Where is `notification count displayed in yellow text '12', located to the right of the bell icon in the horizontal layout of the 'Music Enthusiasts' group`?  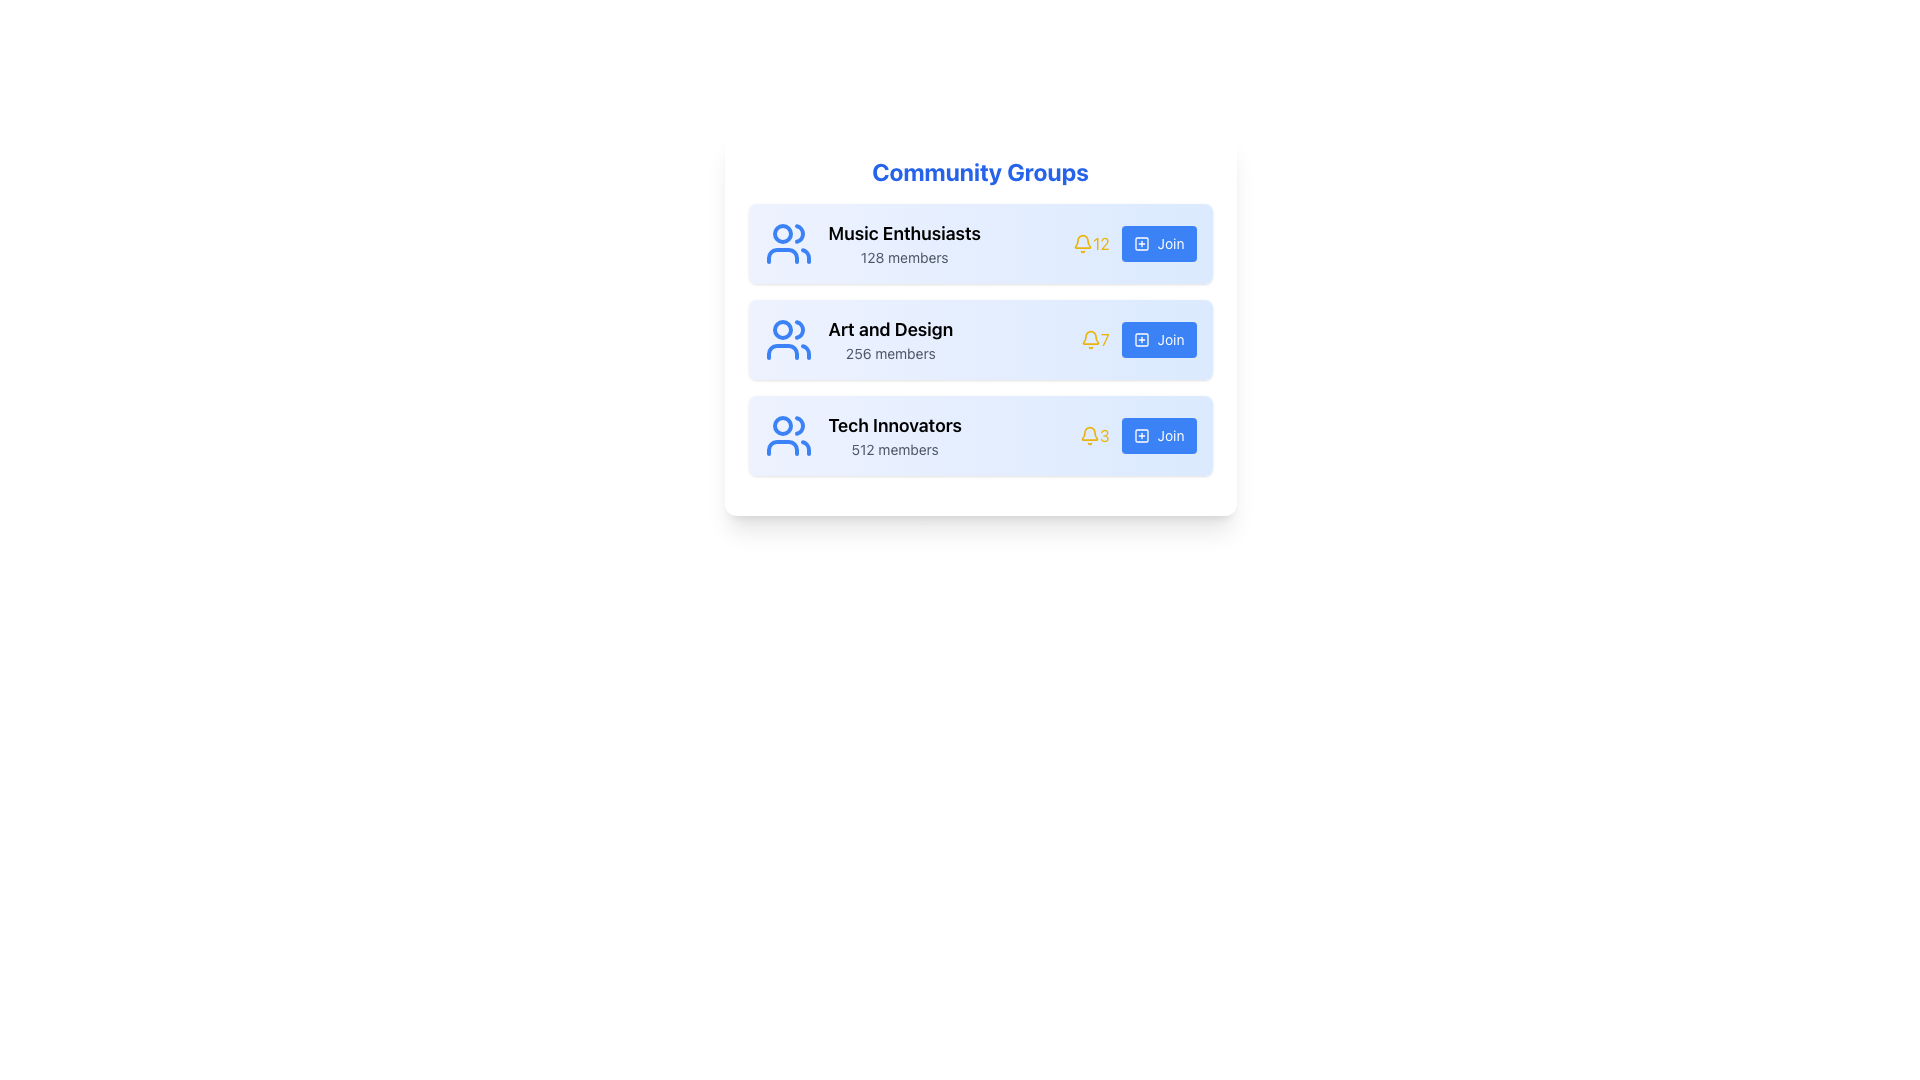 notification count displayed in yellow text '12', located to the right of the bell icon in the horizontal layout of the 'Music Enthusiasts' group is located at coordinates (1100, 242).